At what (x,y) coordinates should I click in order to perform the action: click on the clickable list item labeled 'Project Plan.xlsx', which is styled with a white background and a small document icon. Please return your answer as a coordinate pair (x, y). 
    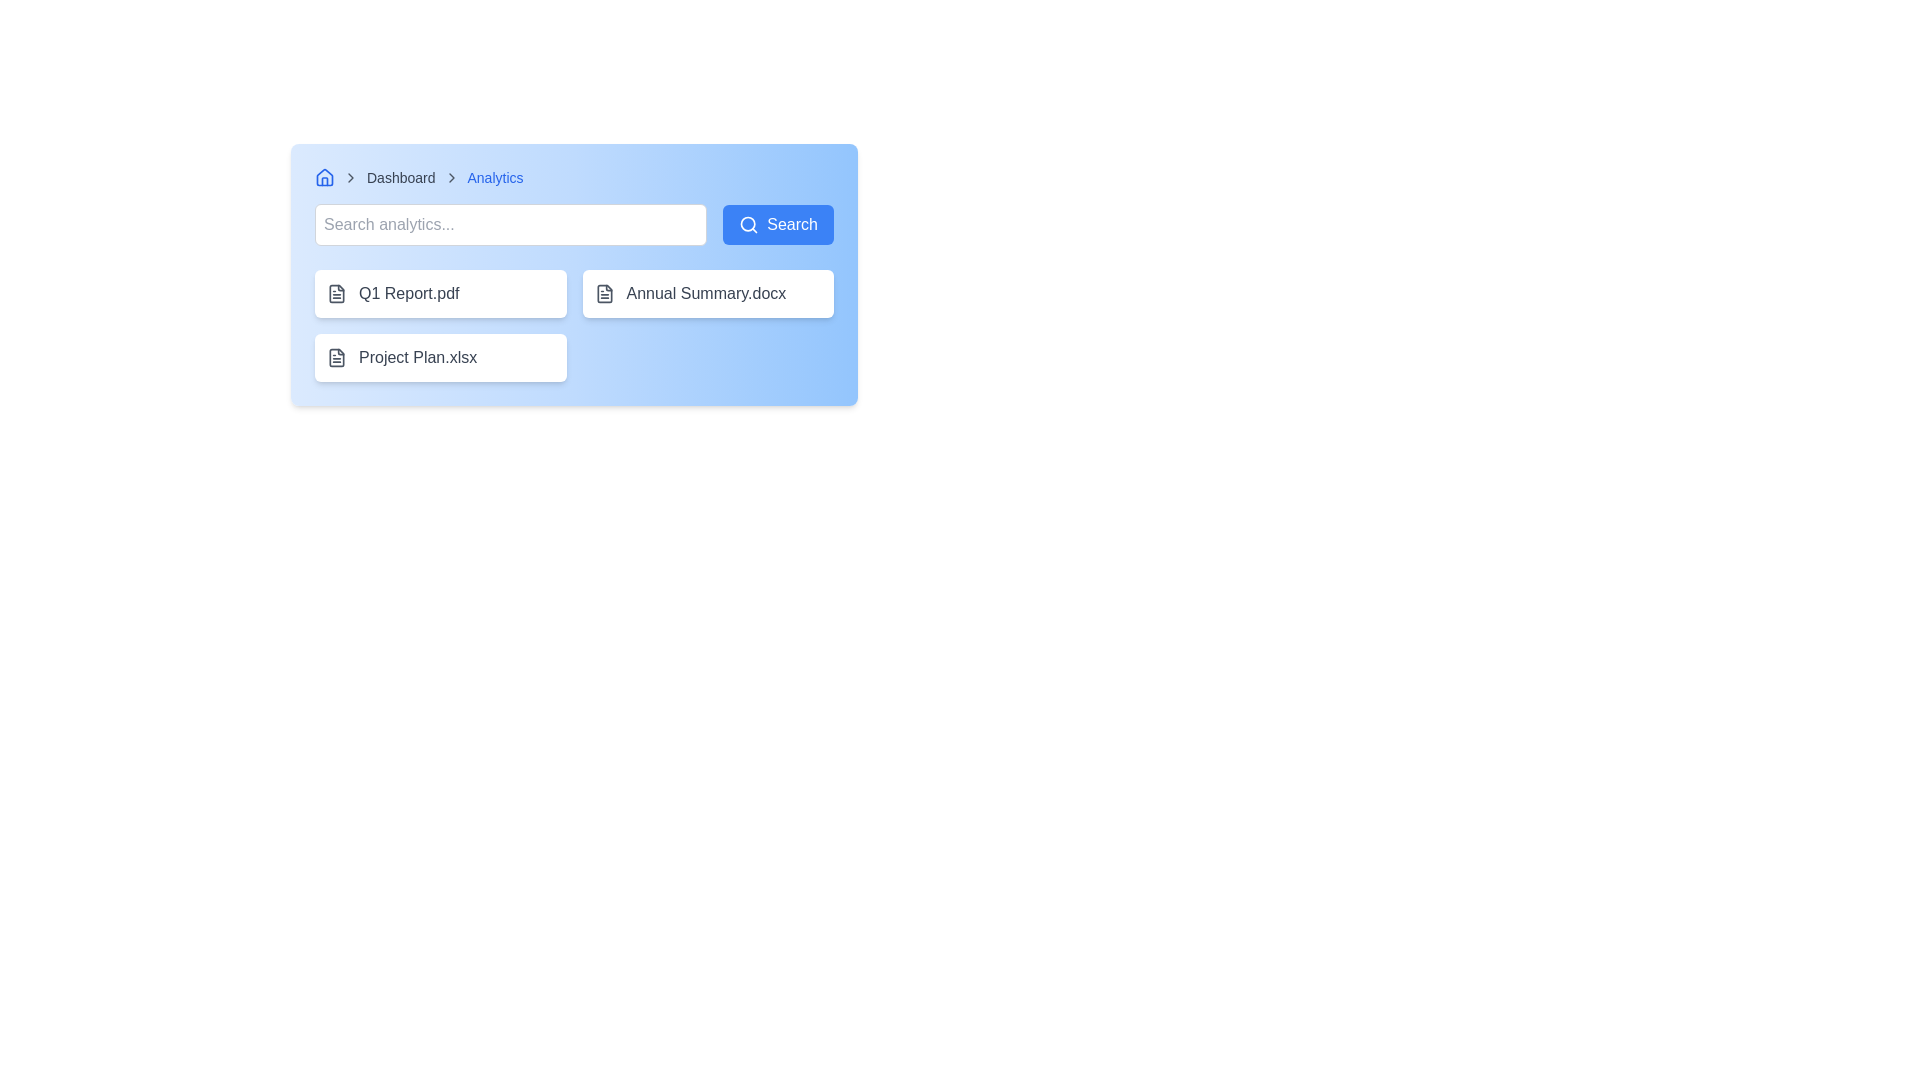
    Looking at the image, I should click on (439, 357).